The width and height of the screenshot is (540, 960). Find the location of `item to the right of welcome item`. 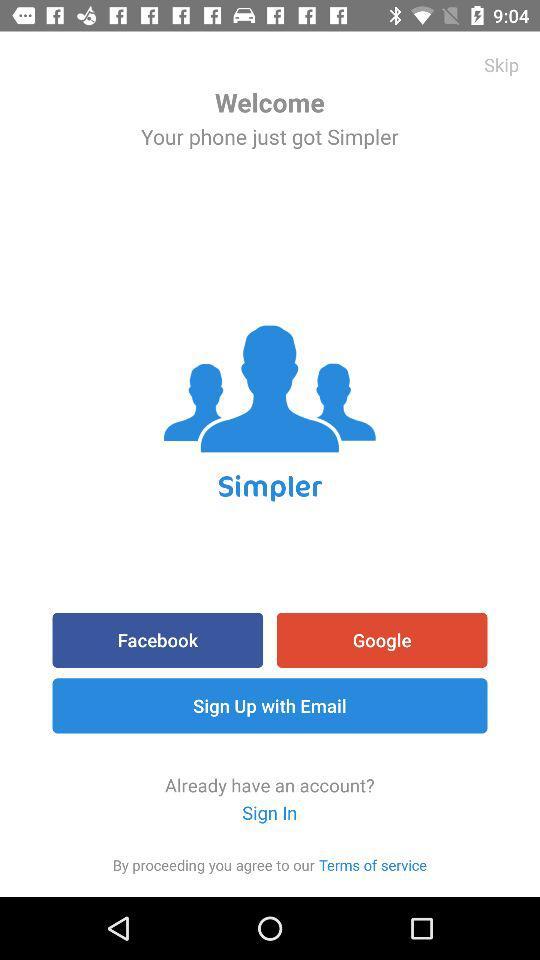

item to the right of welcome item is located at coordinates (500, 64).